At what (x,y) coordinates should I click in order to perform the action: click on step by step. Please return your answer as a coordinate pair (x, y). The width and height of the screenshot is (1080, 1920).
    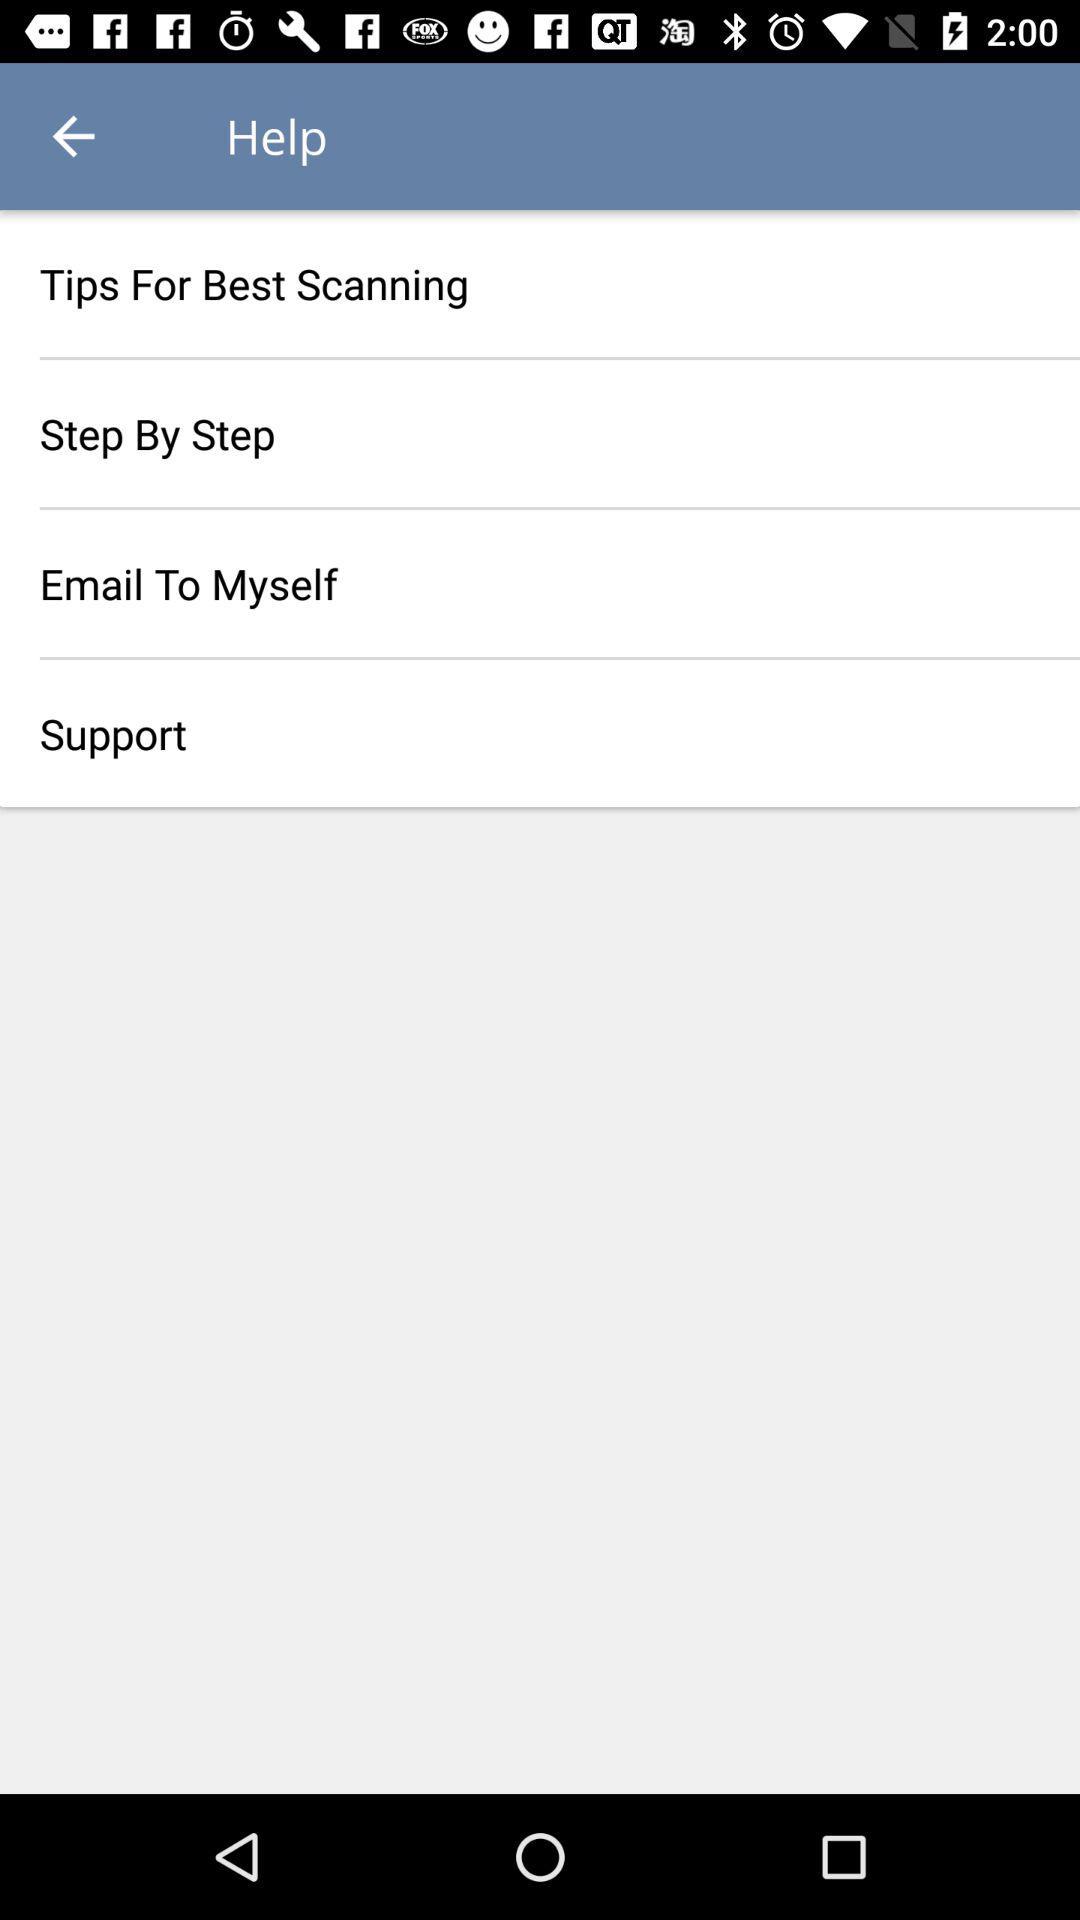
    Looking at the image, I should click on (540, 432).